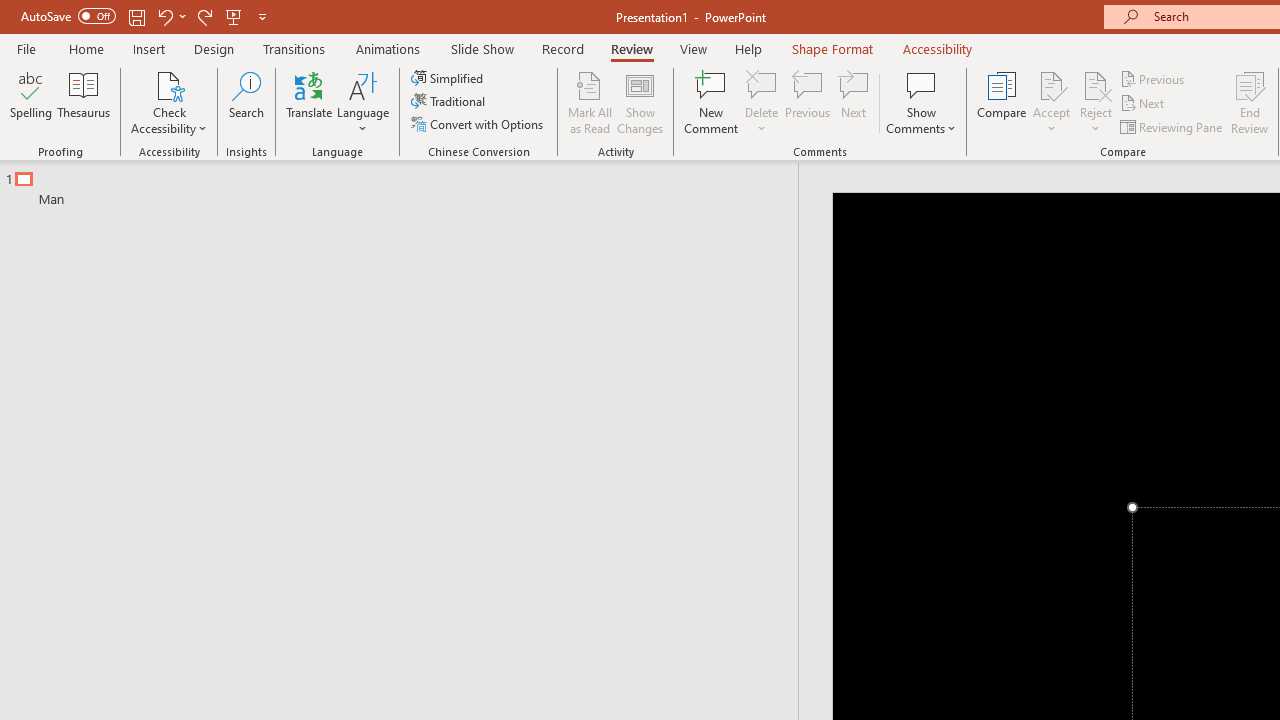 The width and height of the screenshot is (1280, 720). What do you see at coordinates (82, 103) in the screenshot?
I see `'Thesaurus...'` at bounding box center [82, 103].